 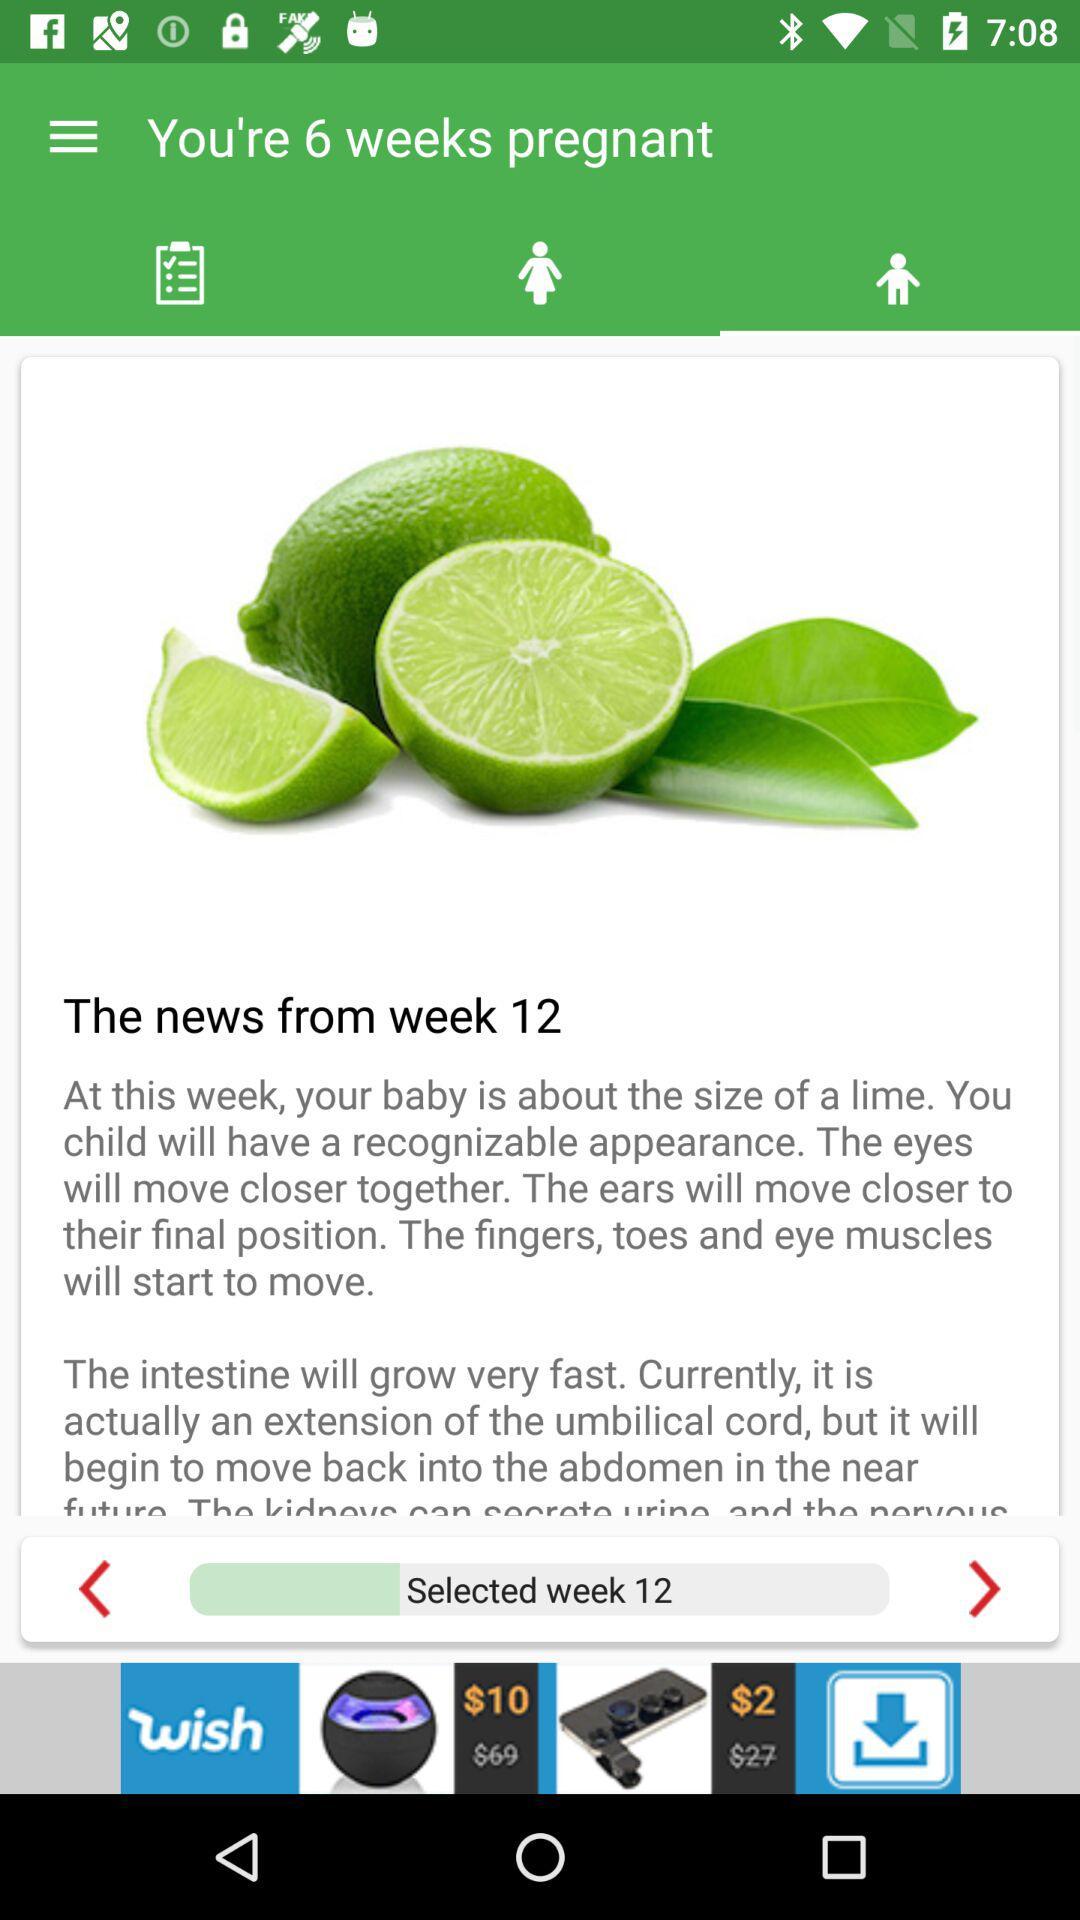 What do you see at coordinates (540, 1727) in the screenshot?
I see `open advertisement` at bounding box center [540, 1727].